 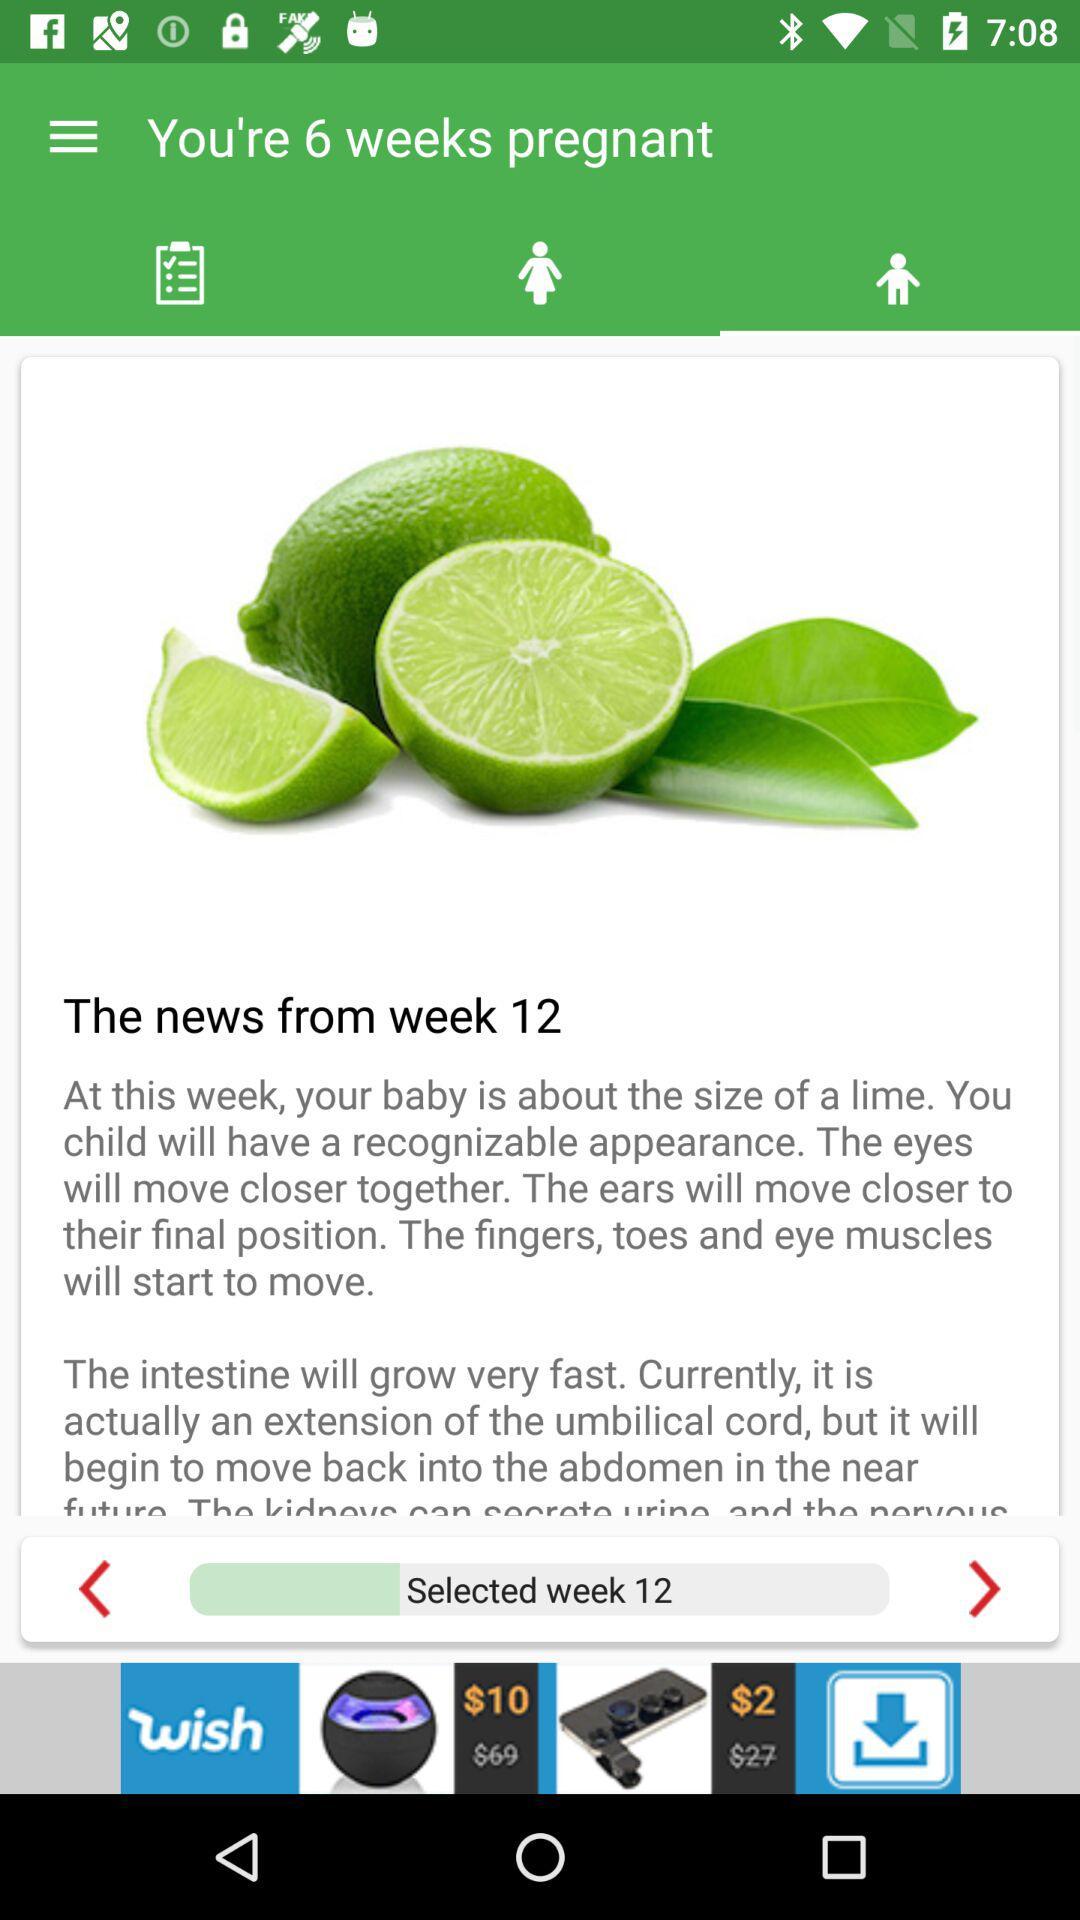 What do you see at coordinates (540, 1727) in the screenshot?
I see `open advertisement` at bounding box center [540, 1727].